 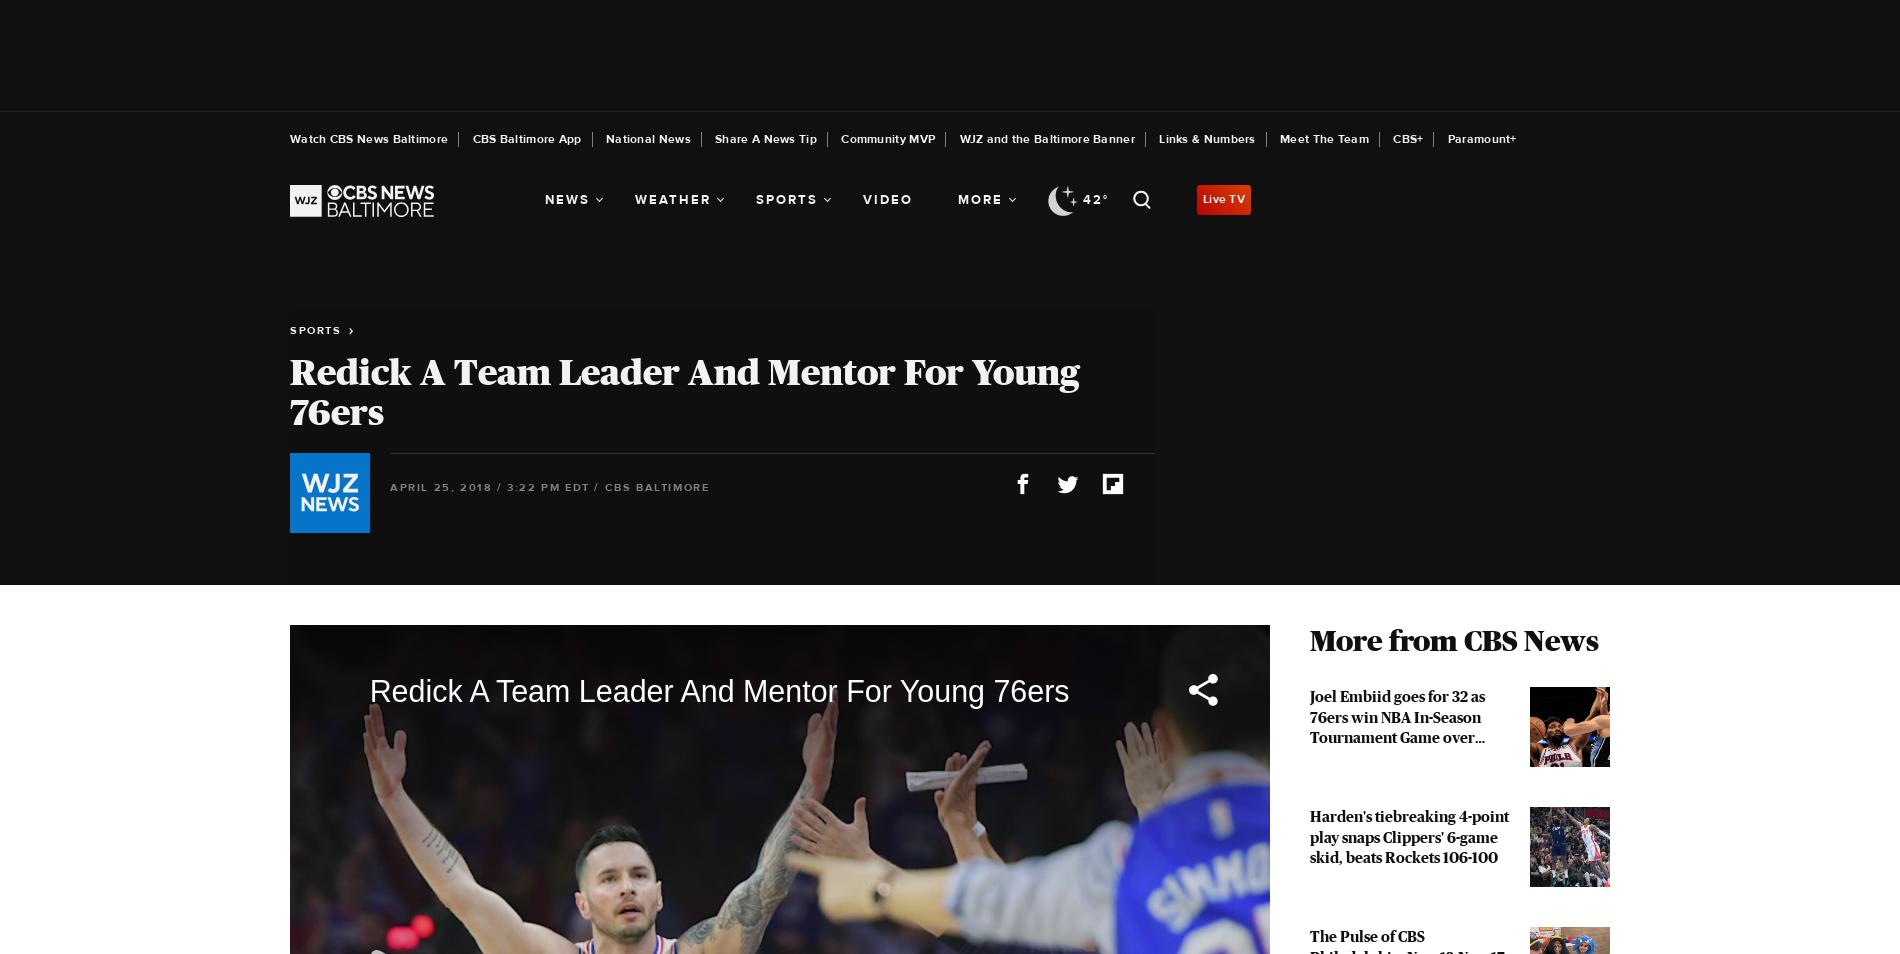 I want to click on 'Watch CBS News Baltimore', so click(x=367, y=138).